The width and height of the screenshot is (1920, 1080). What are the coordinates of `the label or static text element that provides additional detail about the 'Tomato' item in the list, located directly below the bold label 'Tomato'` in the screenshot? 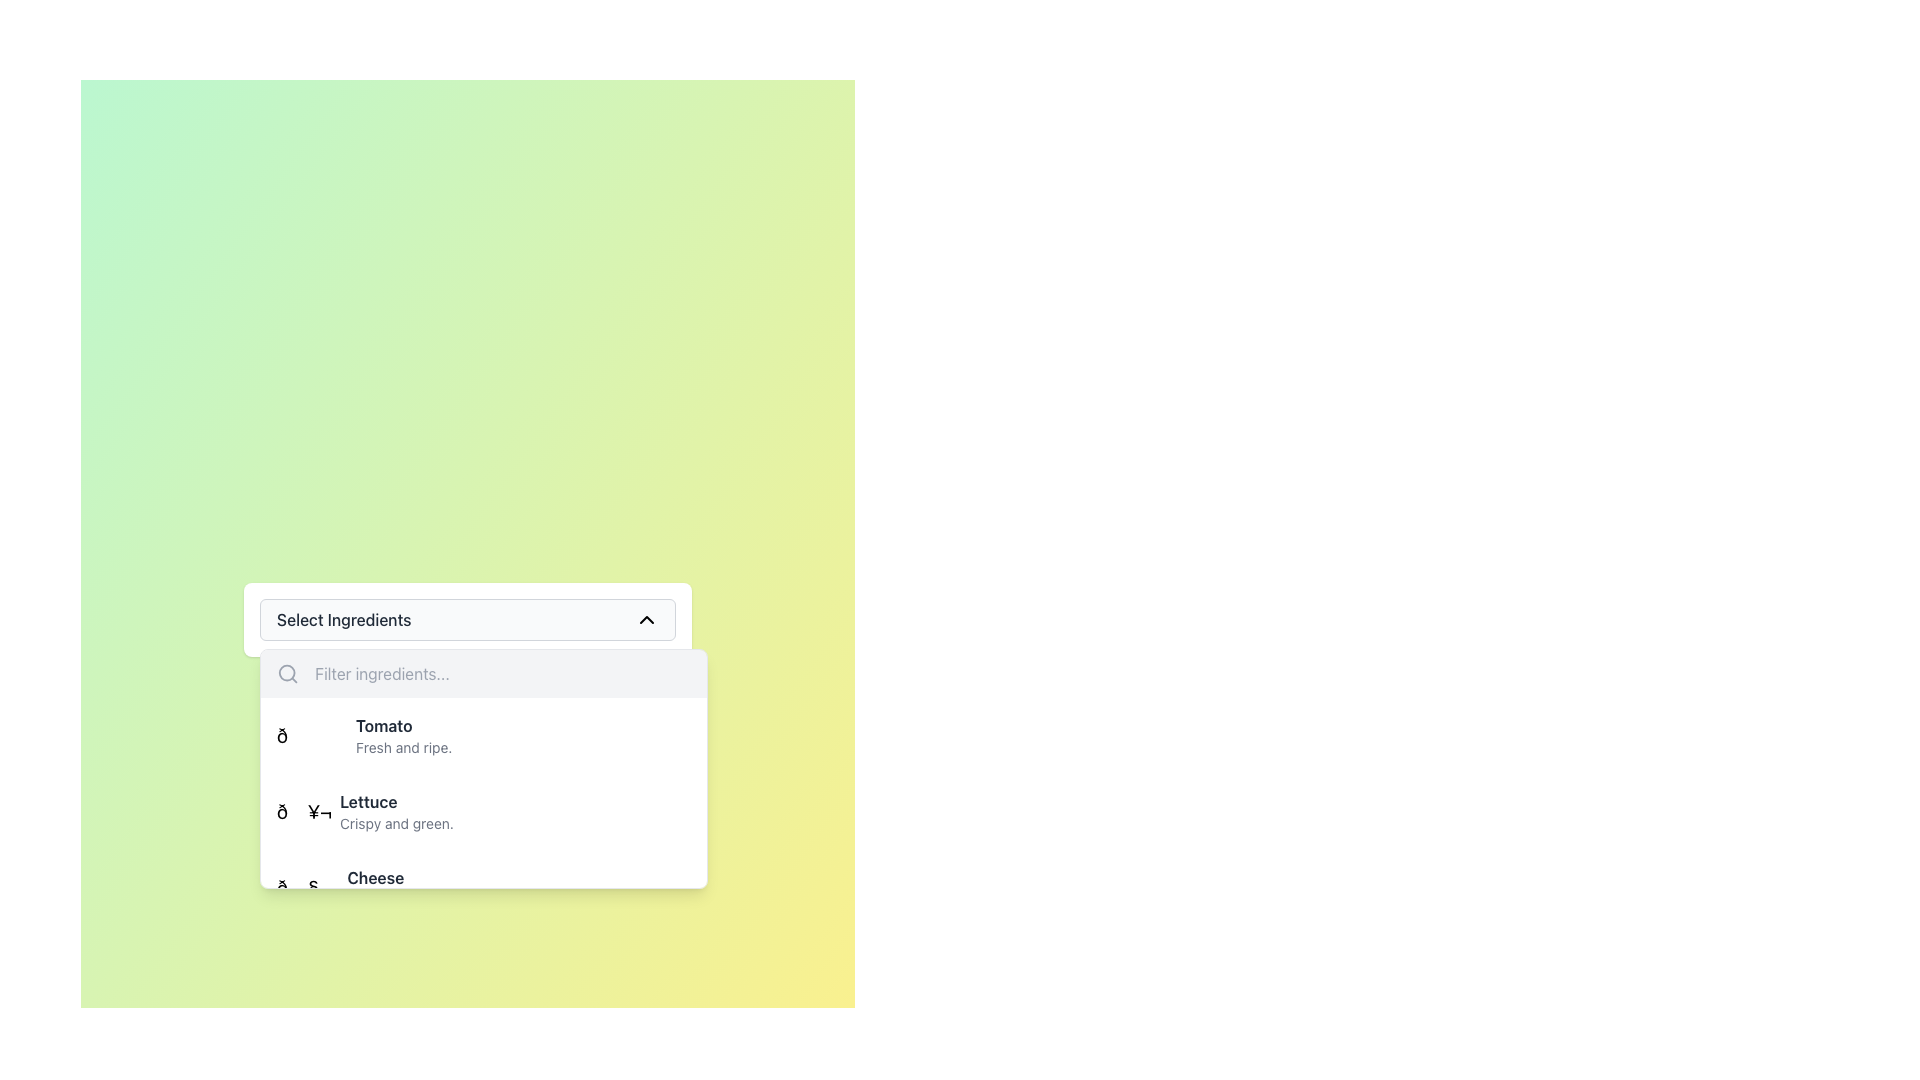 It's located at (403, 748).